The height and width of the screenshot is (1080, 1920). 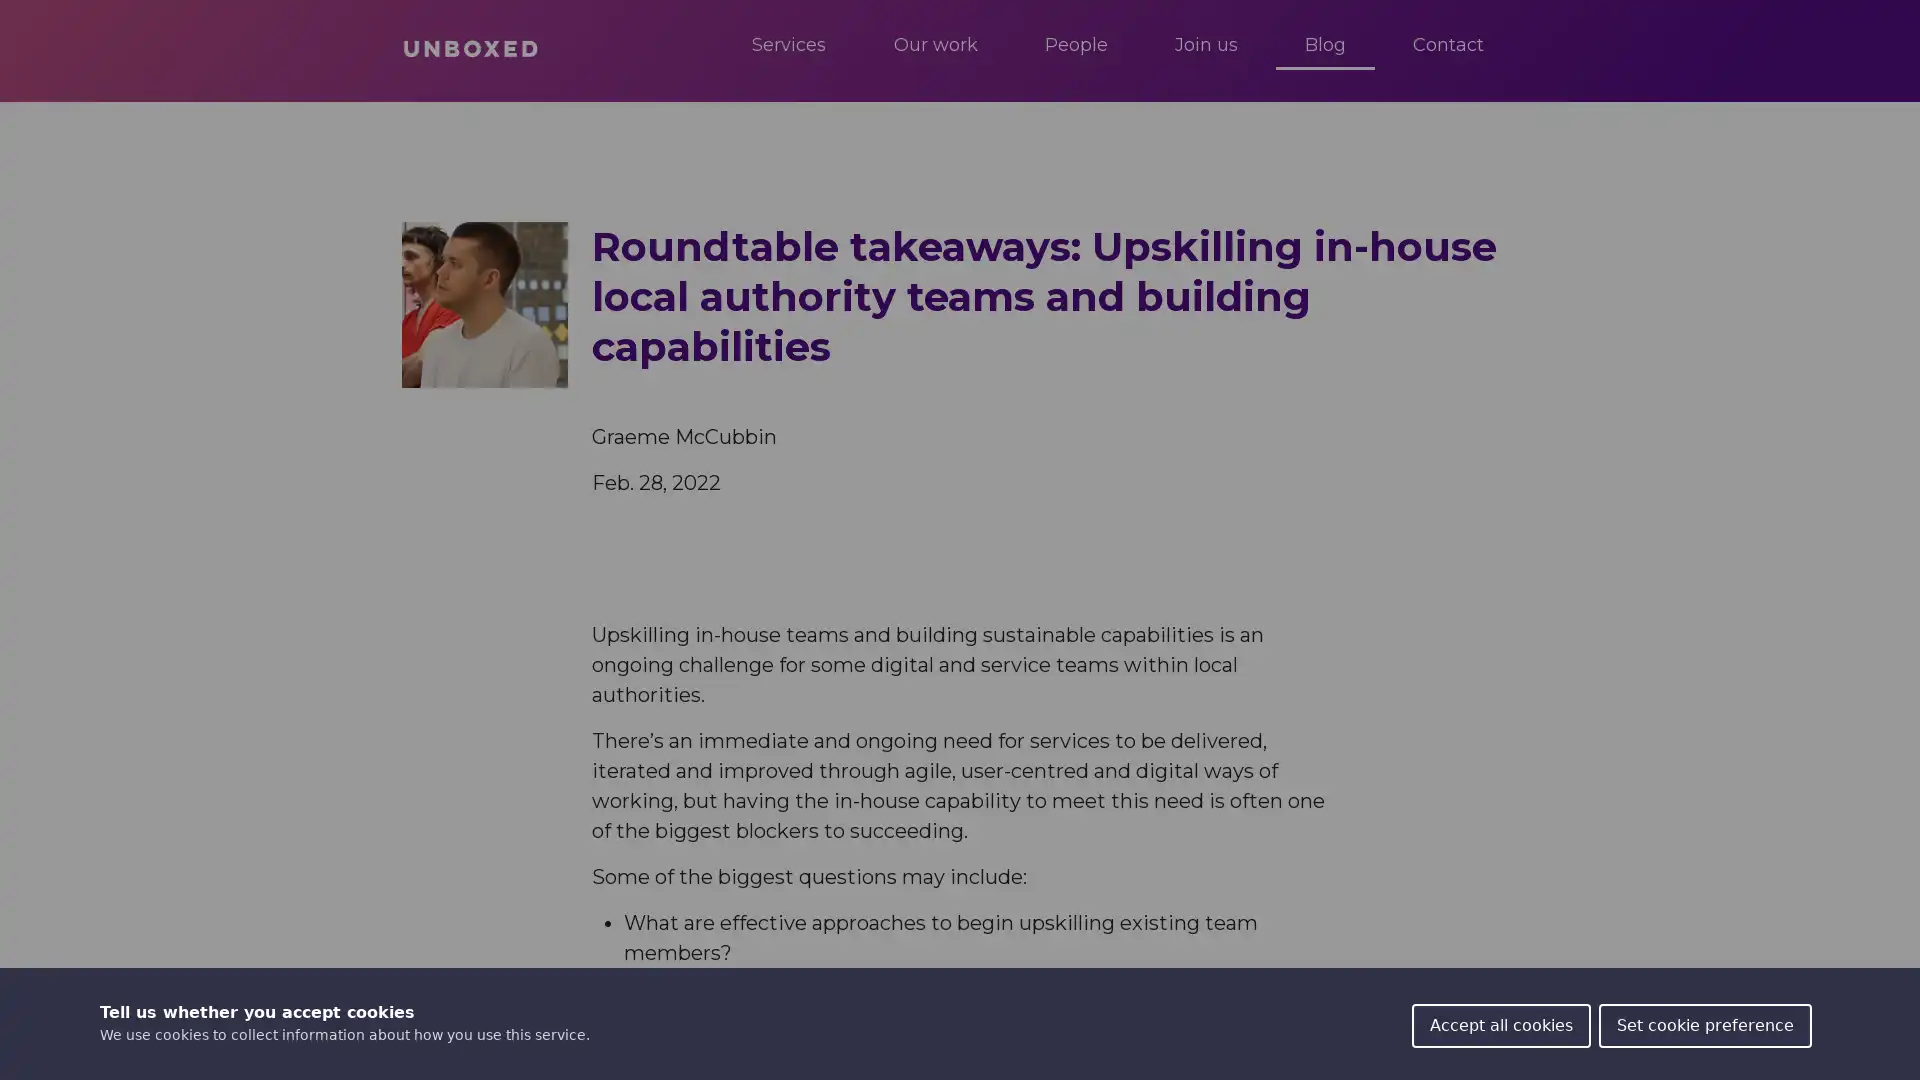 I want to click on Accept all cookies, so click(x=1501, y=1026).